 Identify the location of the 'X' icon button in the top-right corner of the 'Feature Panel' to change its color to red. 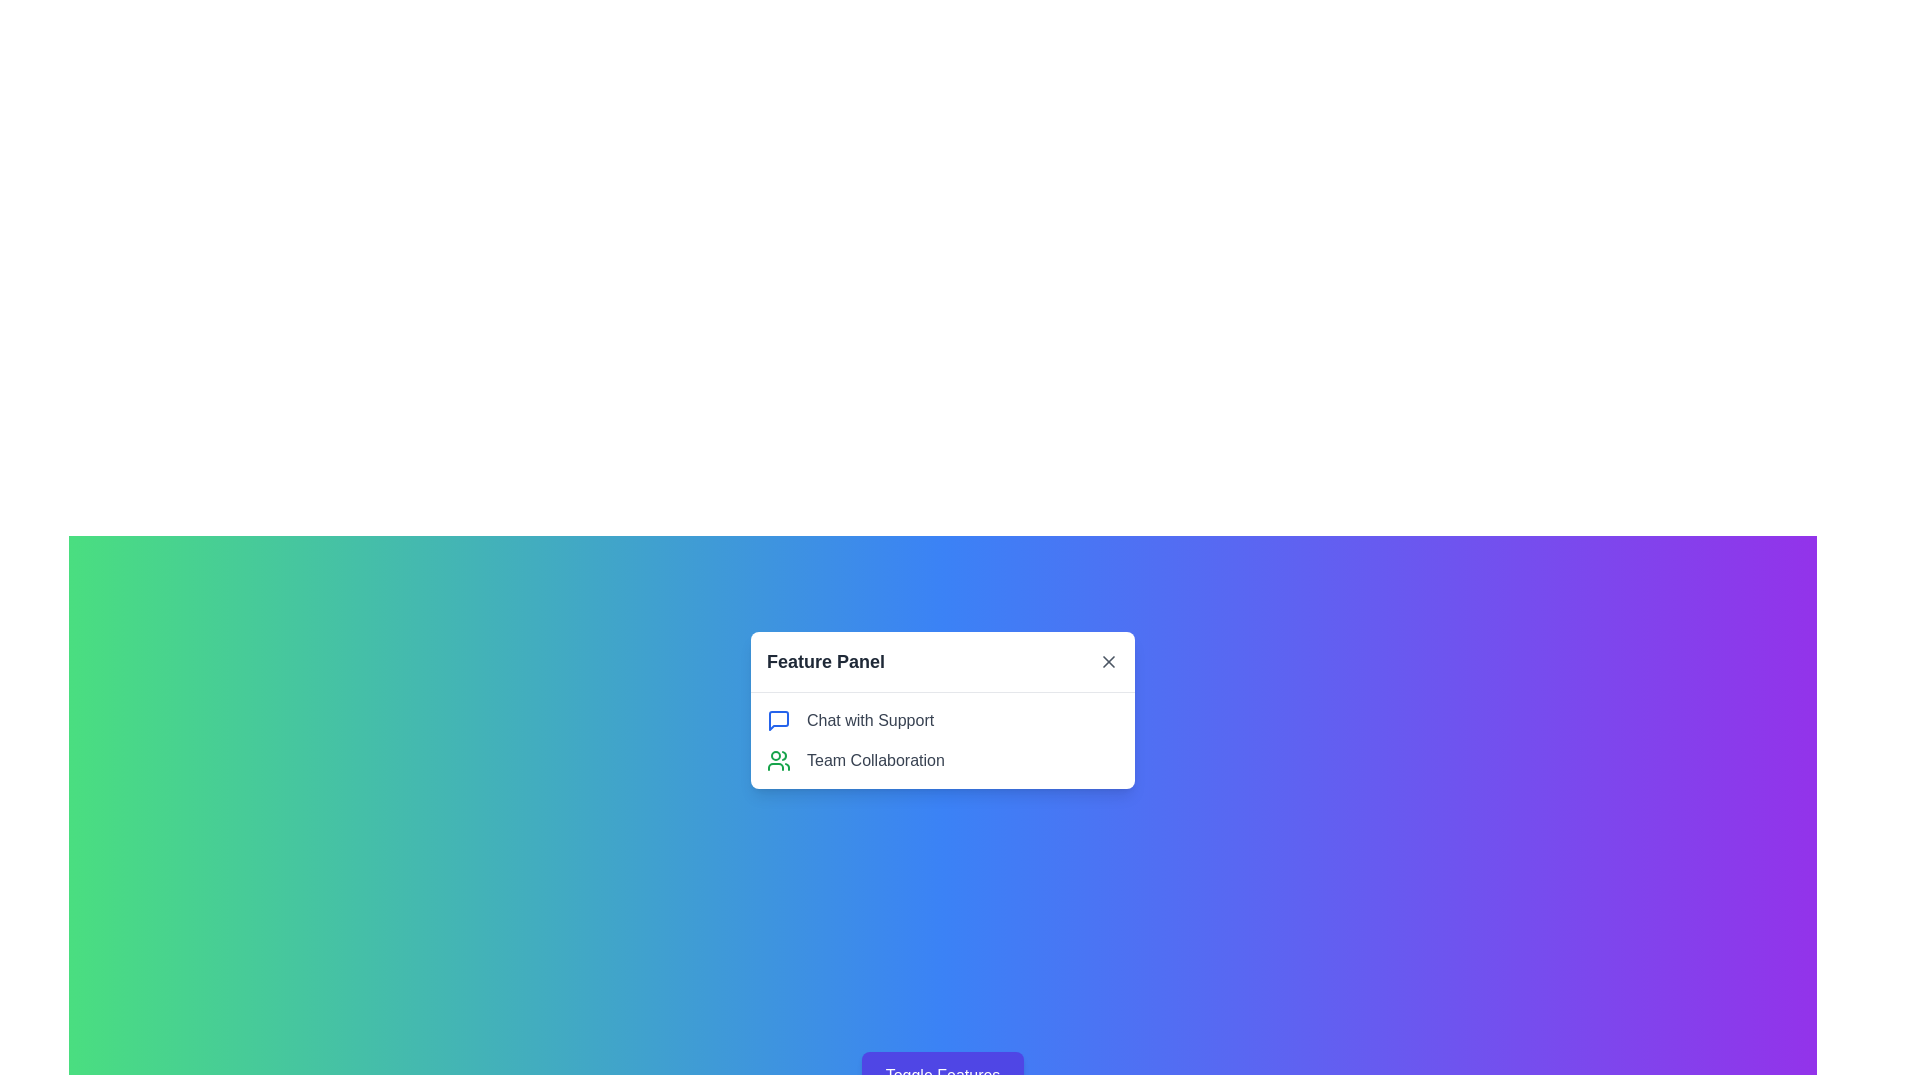
(1107, 662).